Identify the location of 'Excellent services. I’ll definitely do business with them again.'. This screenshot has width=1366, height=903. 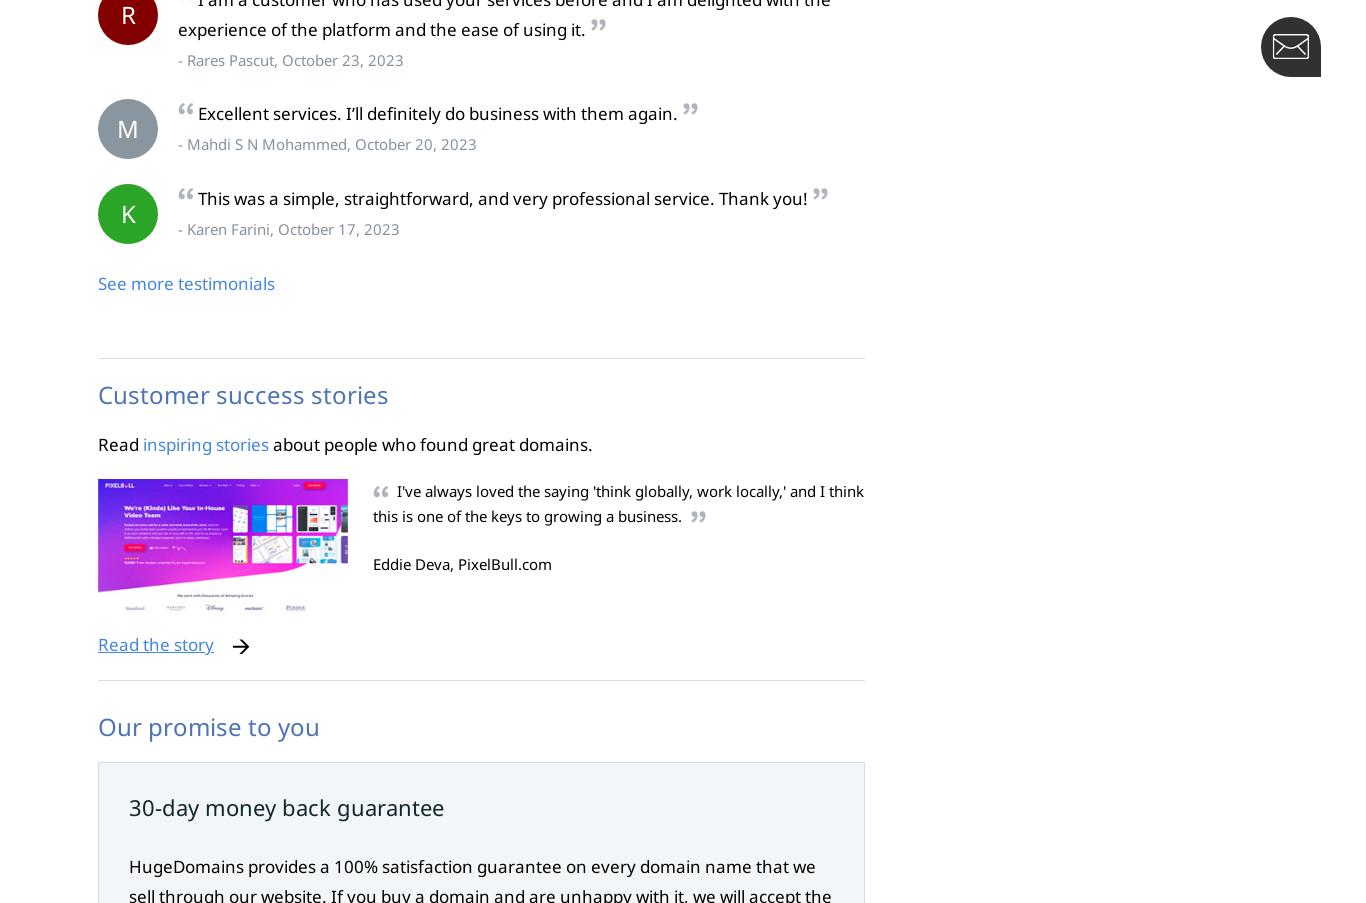
(196, 113).